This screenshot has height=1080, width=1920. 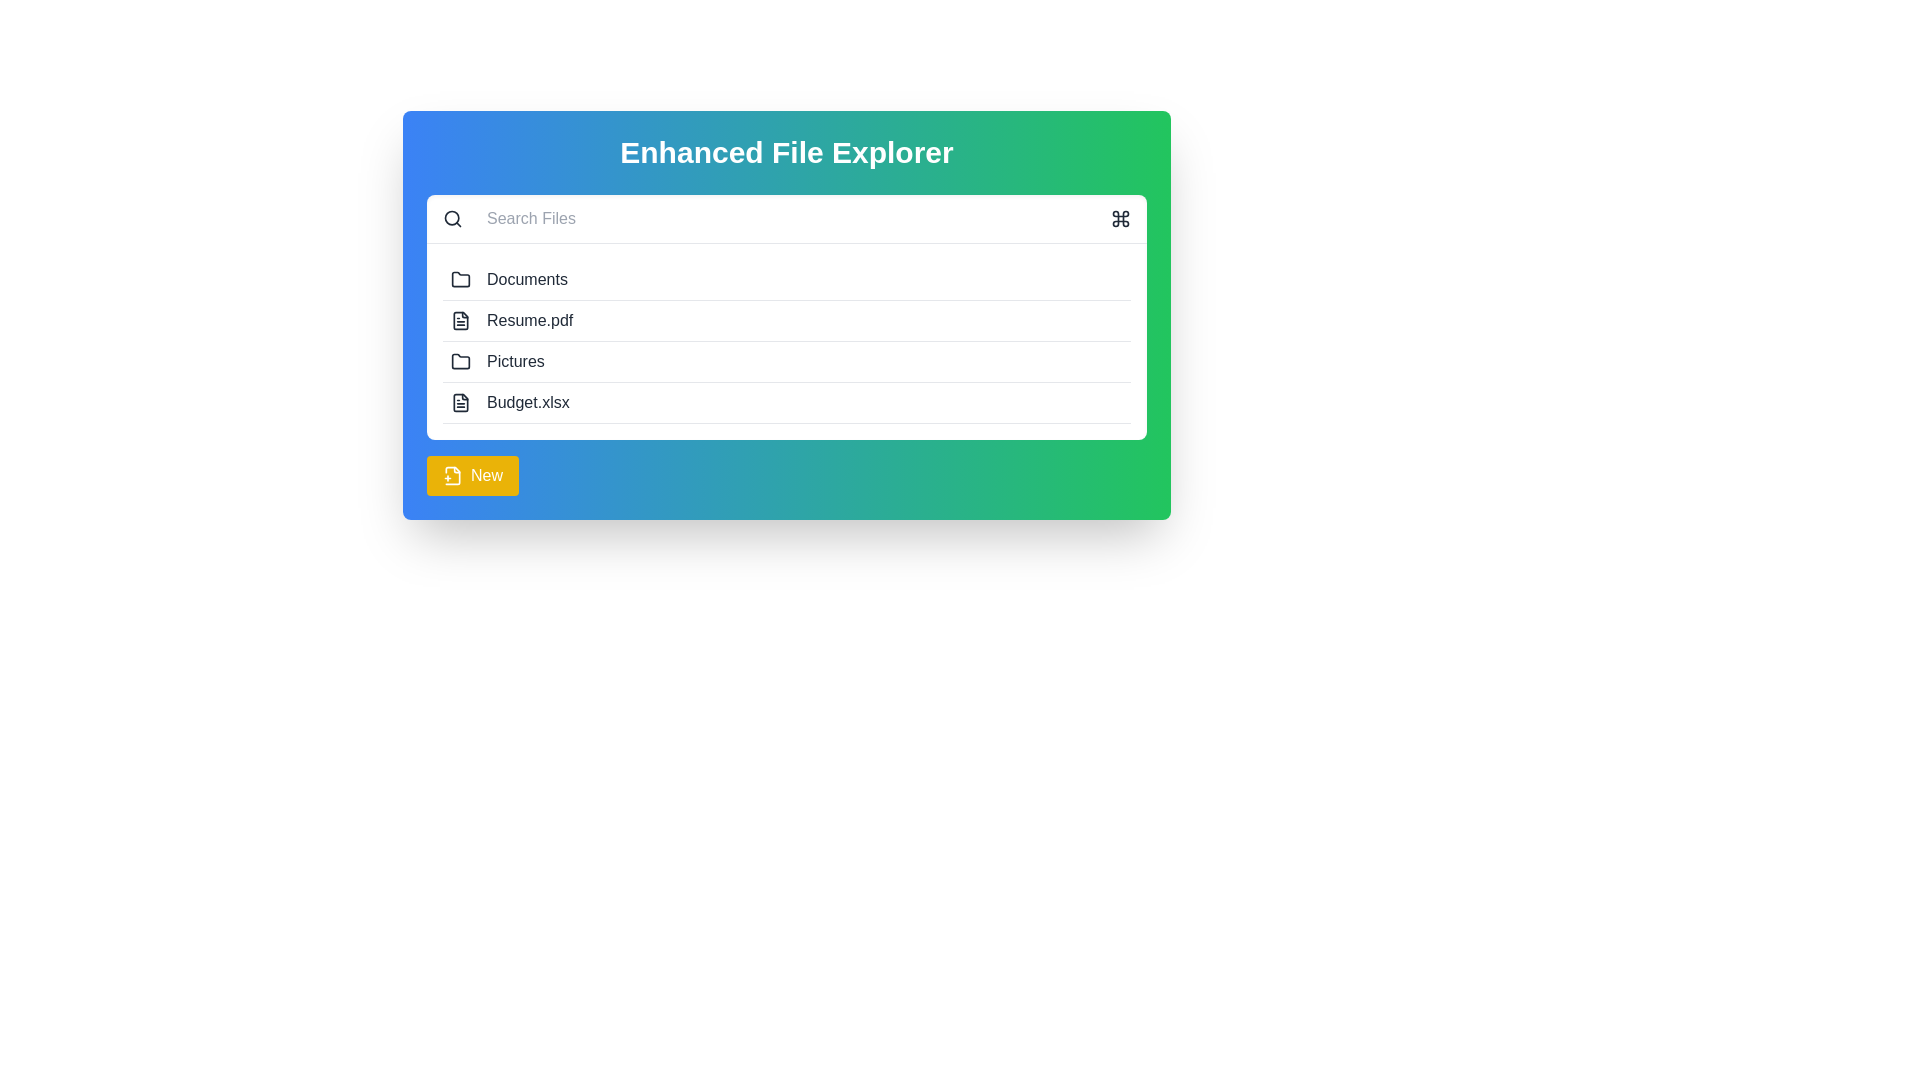 What do you see at coordinates (786, 315) in the screenshot?
I see `the second item labeled 'Resume.pdf' in the vertical list of options within the 'Enhanced File Explorer' window` at bounding box center [786, 315].